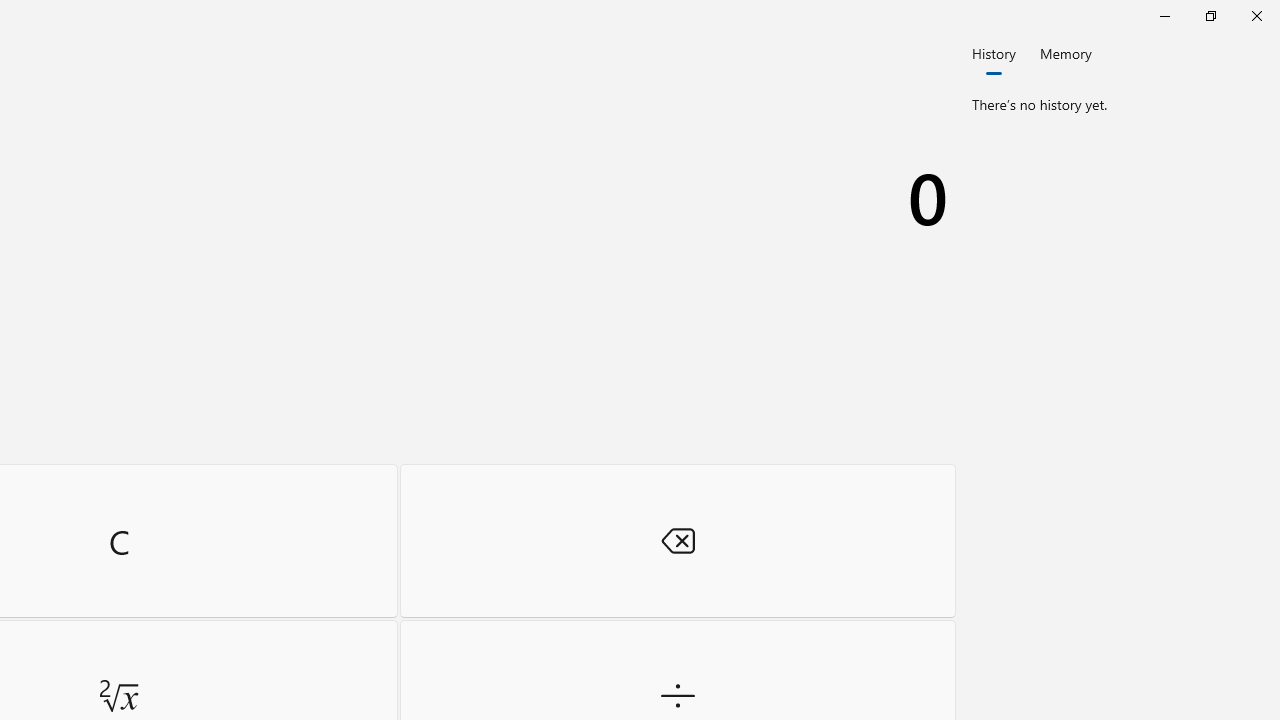  I want to click on 'Close Calculator', so click(1255, 15).